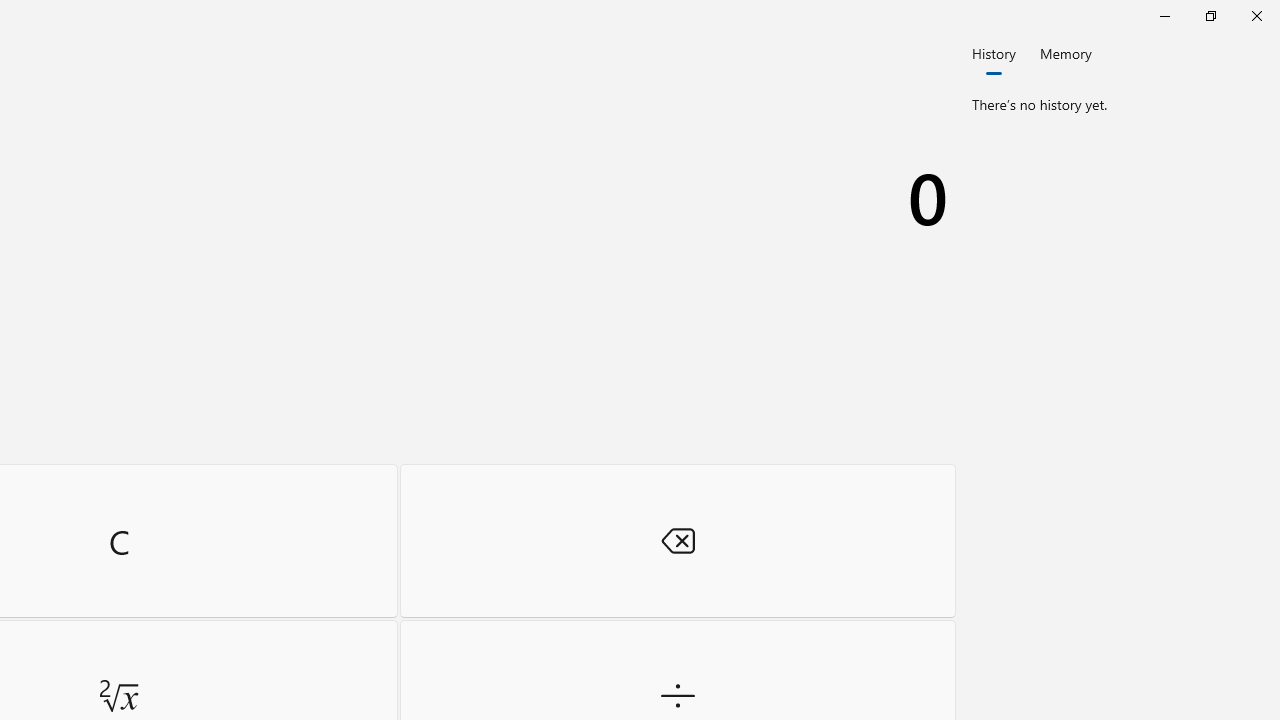  I want to click on 'Close Calculator', so click(1255, 15).